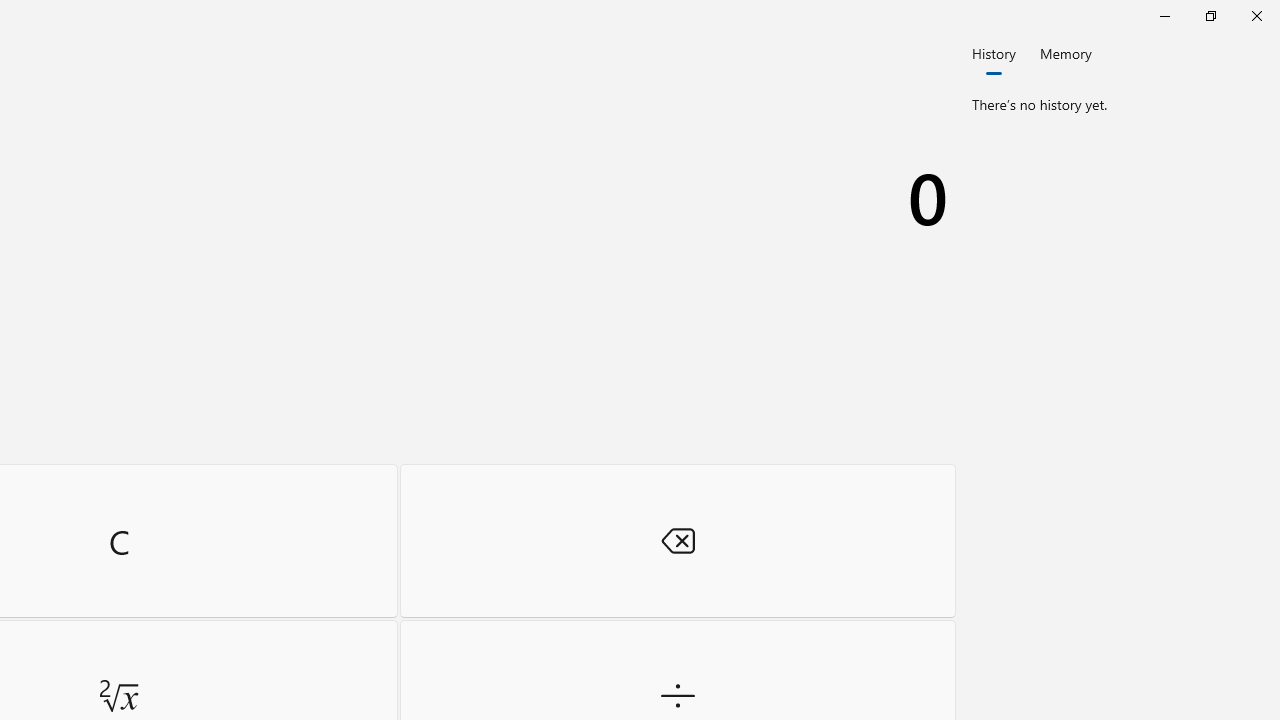  I want to click on 'Close Calculator', so click(1255, 15).